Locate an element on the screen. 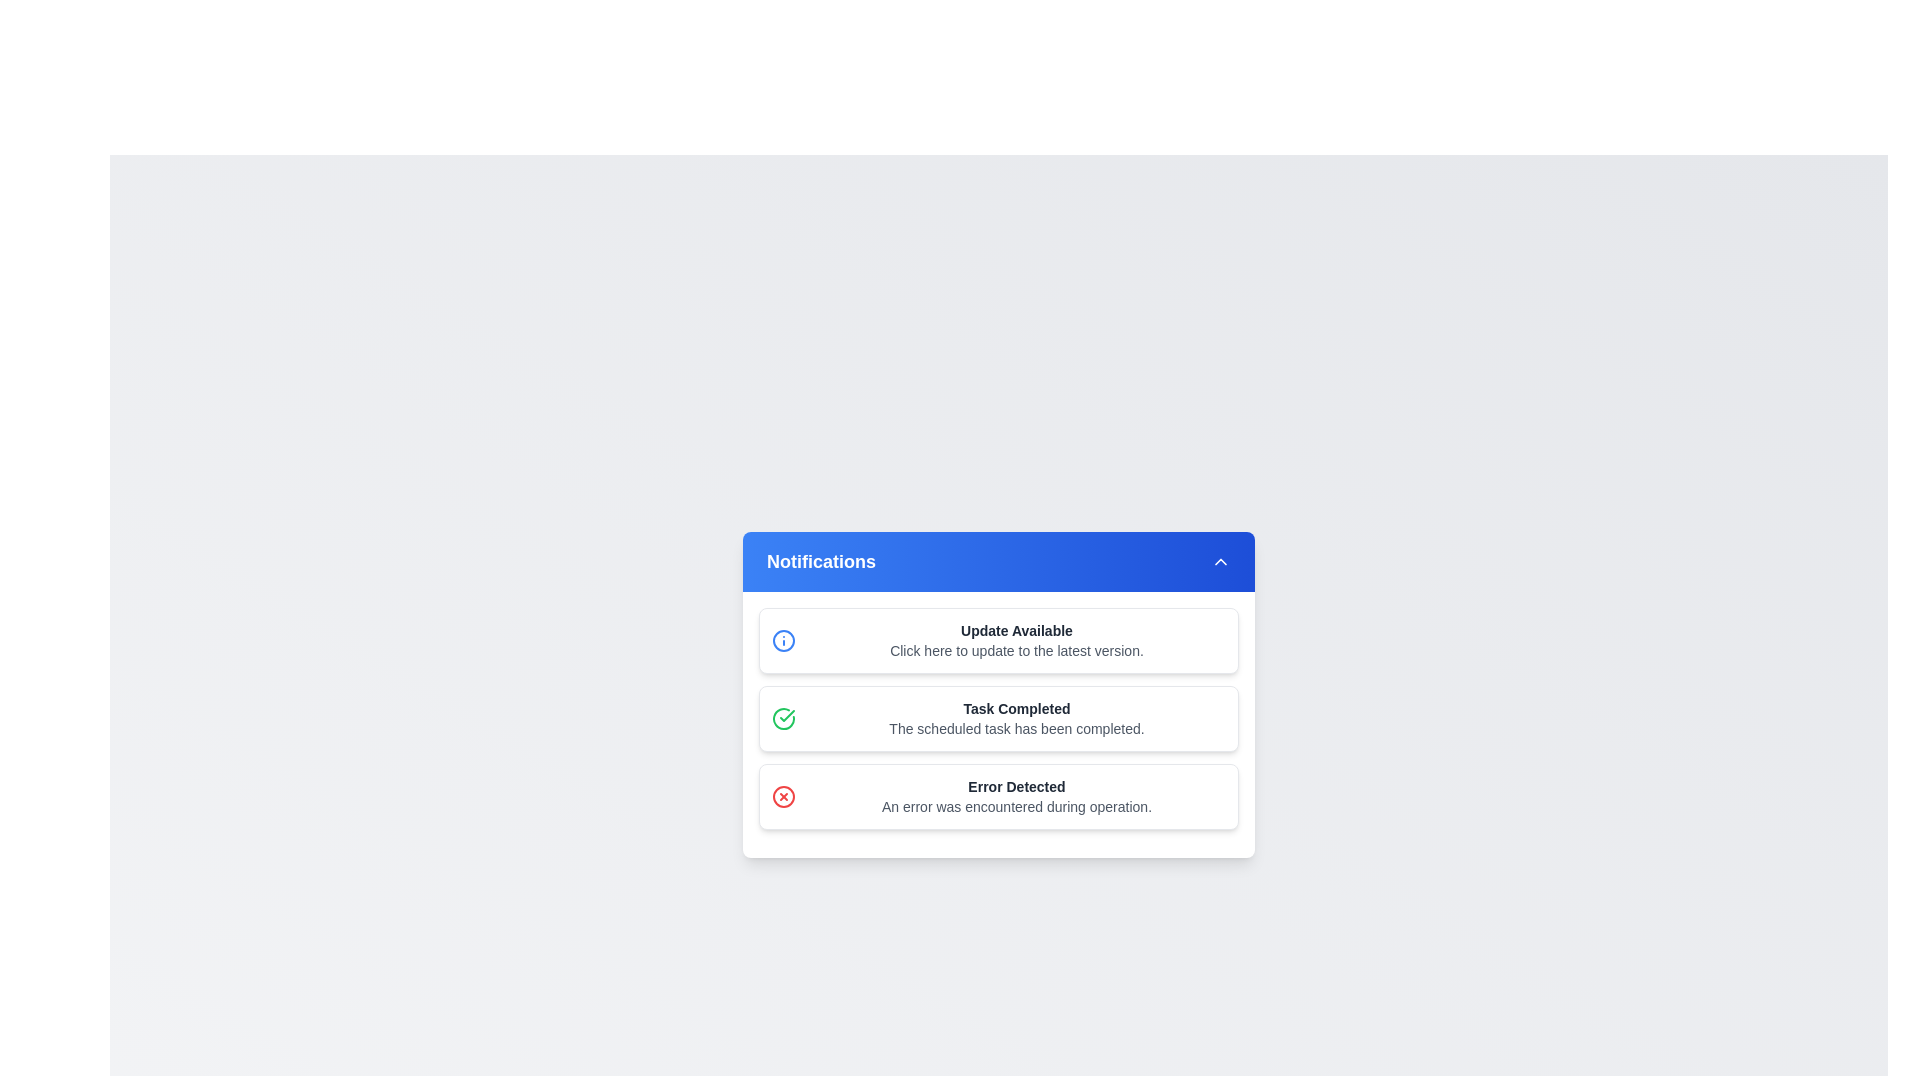 Image resolution: width=1920 pixels, height=1080 pixels. update information from the Notification entry titled 'Update Available', which includes the description 'Click here to update to the latest version.' is located at coordinates (1017, 640).